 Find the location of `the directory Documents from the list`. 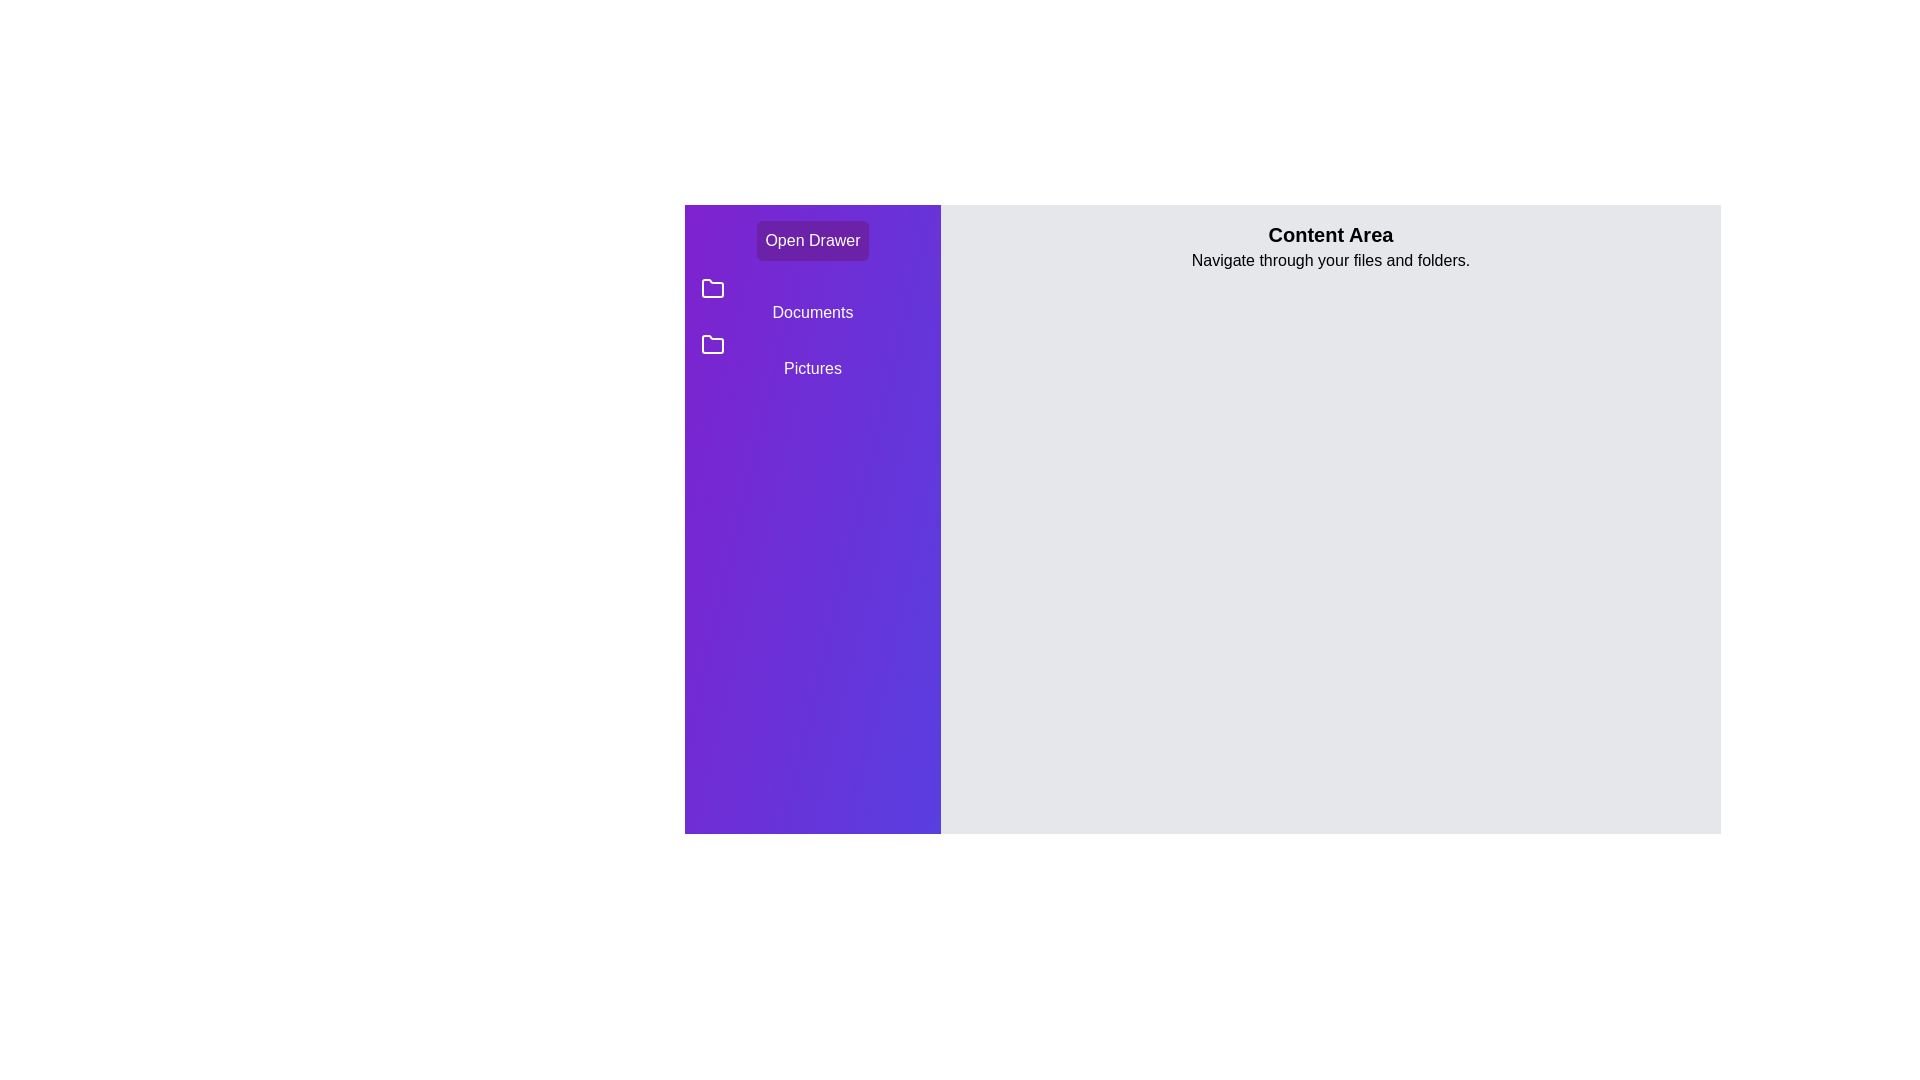

the directory Documents from the list is located at coordinates (812, 300).